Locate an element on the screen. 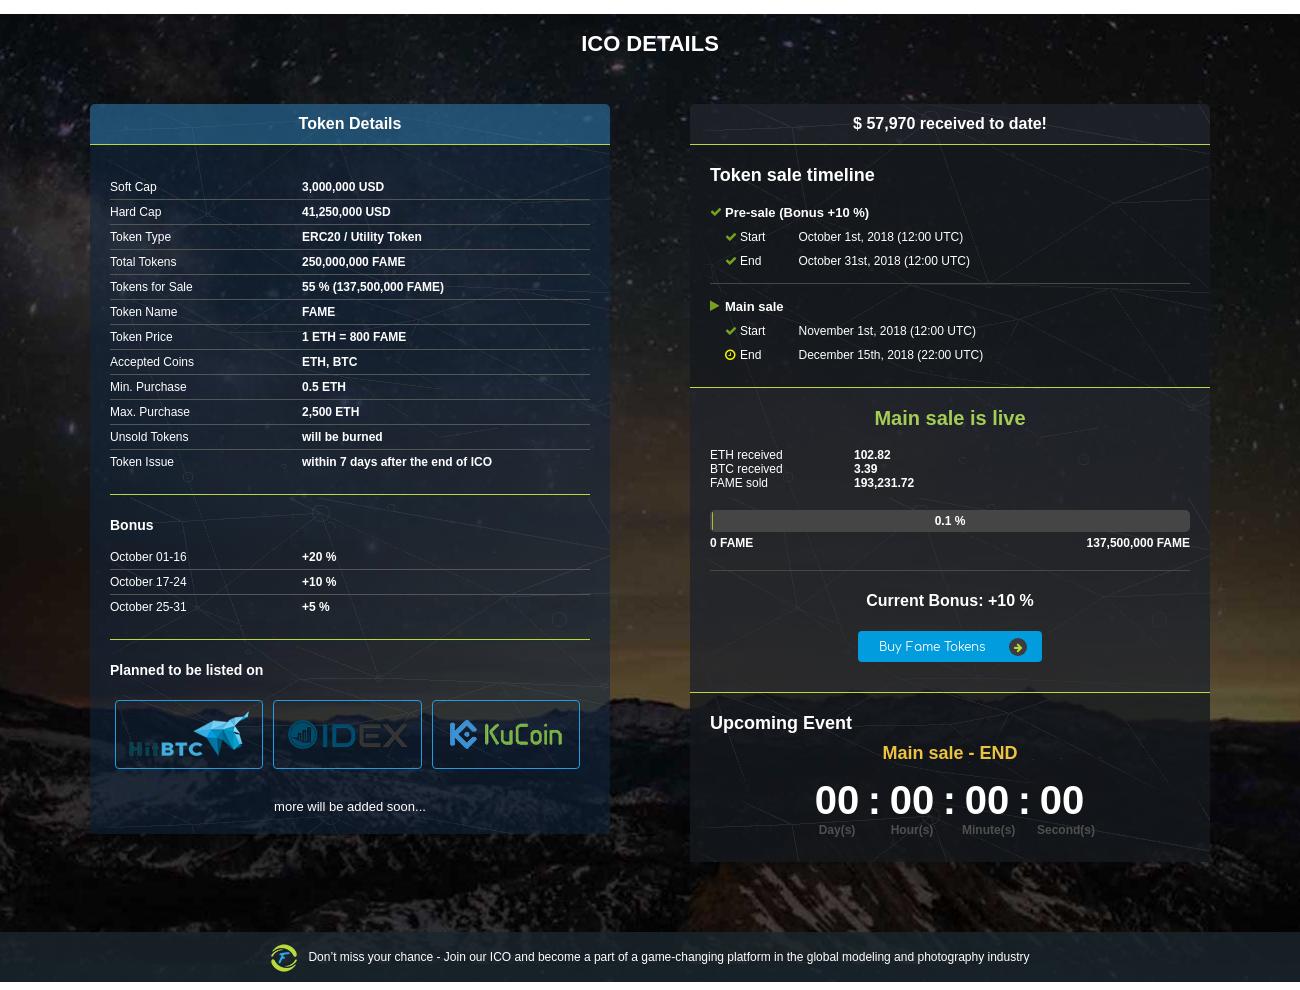 The image size is (1300, 990). '41,250,000 USD' is located at coordinates (345, 210).